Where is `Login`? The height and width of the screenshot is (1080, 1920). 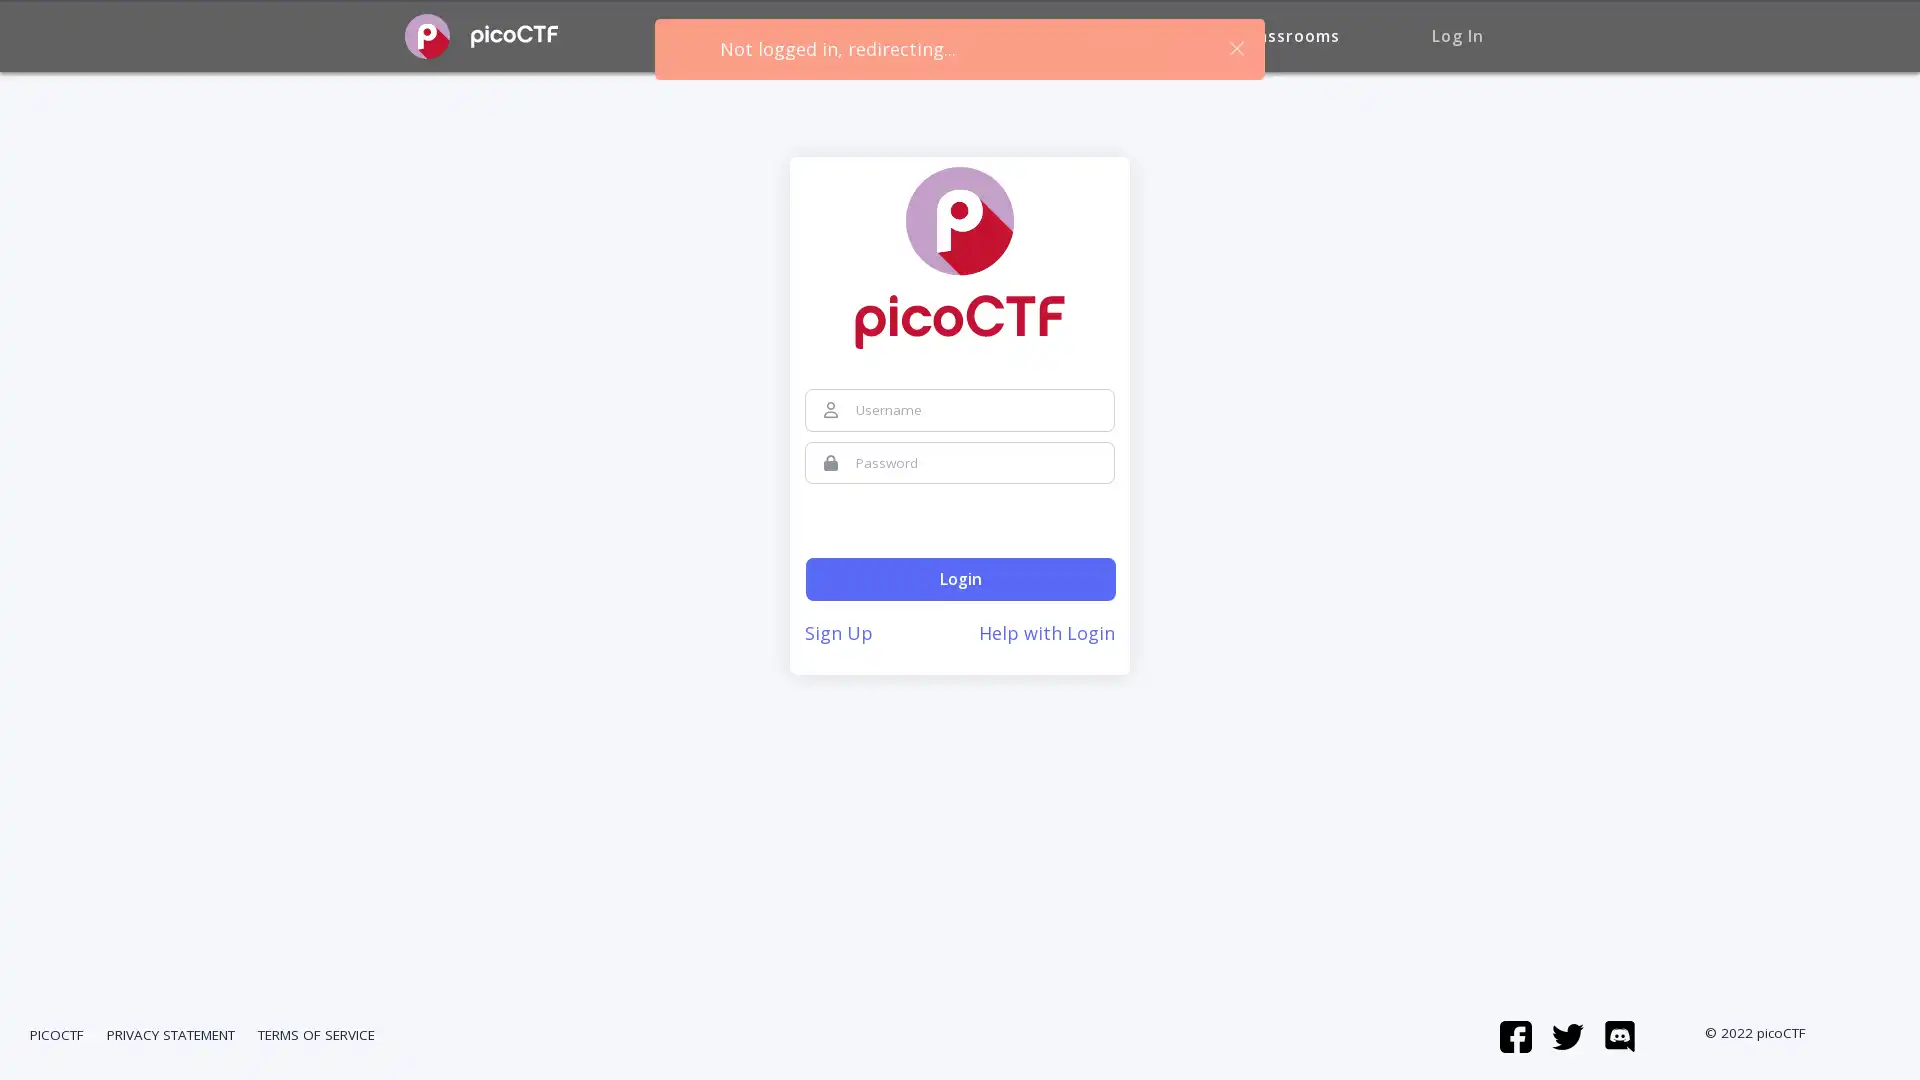 Login is located at coordinates (960, 579).